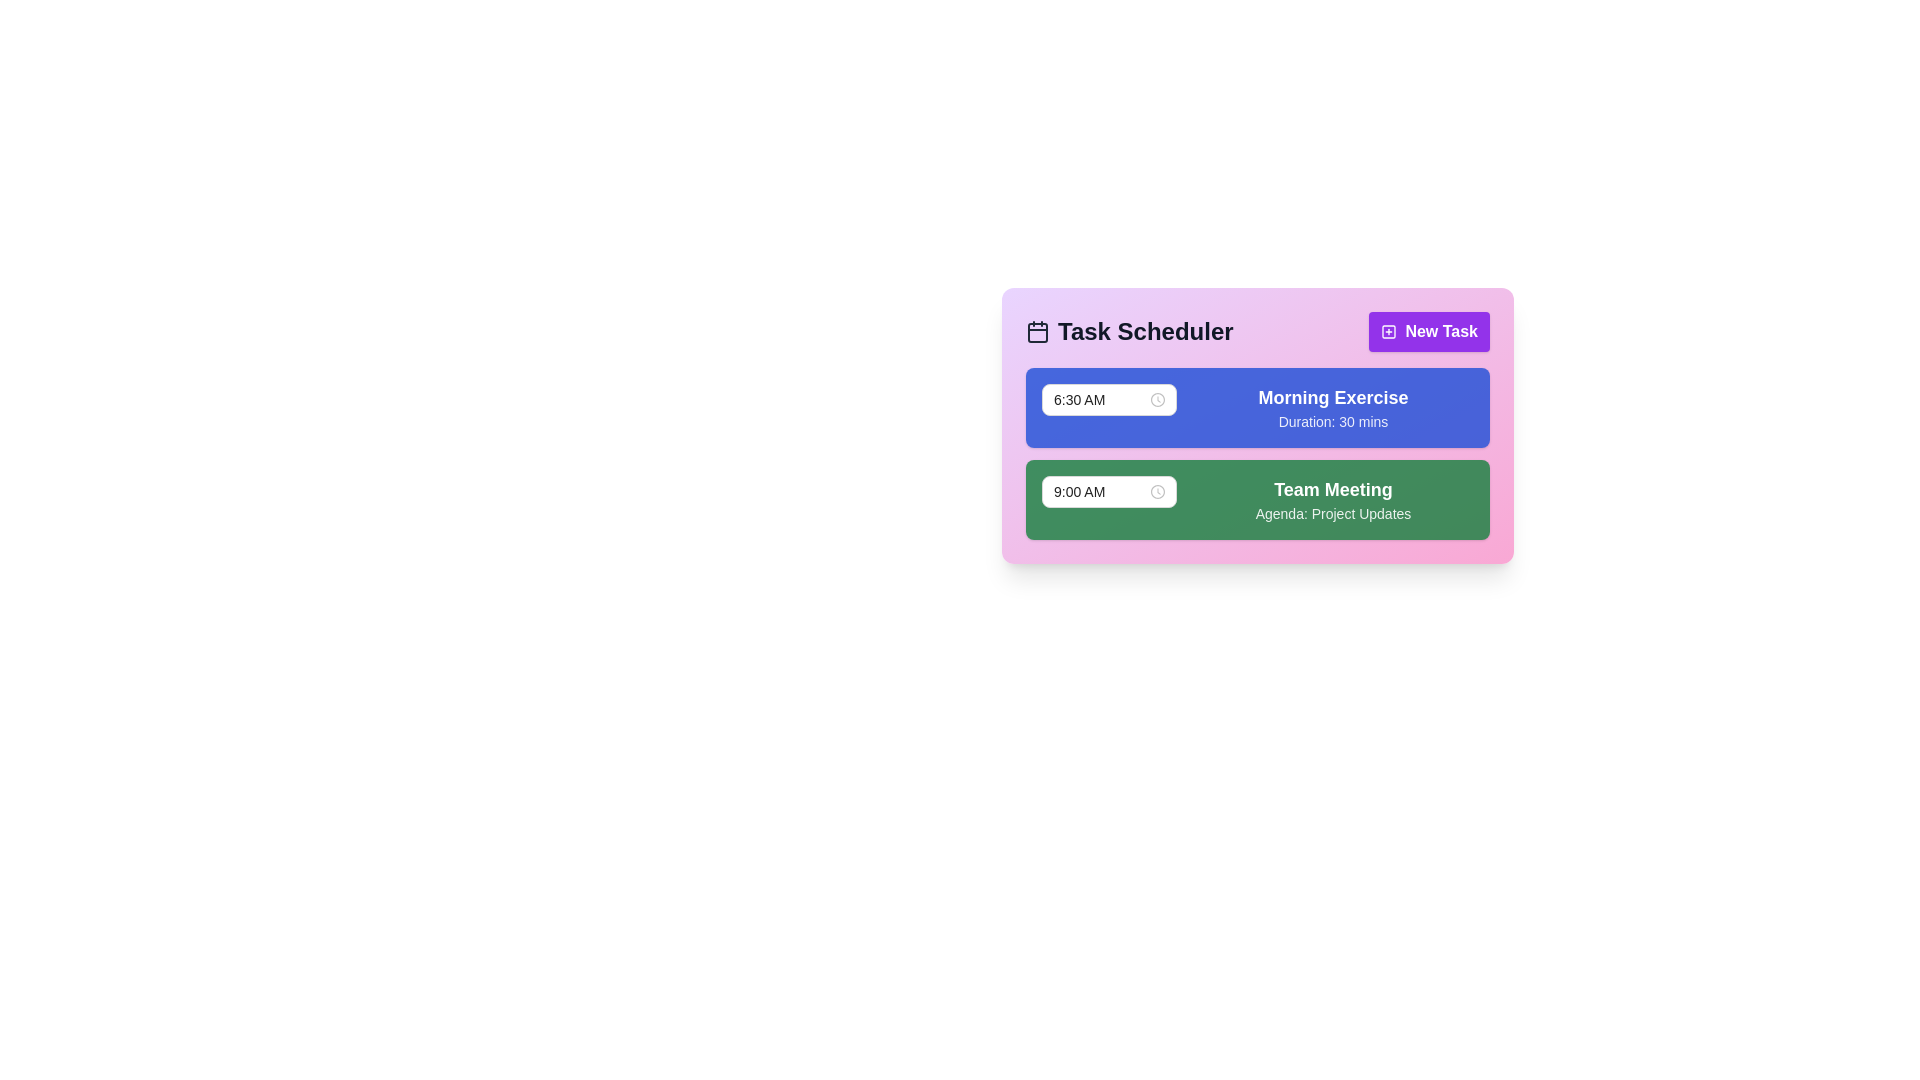  Describe the element at coordinates (1333, 489) in the screenshot. I see `the 'Team Meeting' text label in bold white font on a green background located at the bottom section of the scheduling card for the '9:00 AM' time slot to focus or select the text` at that location.